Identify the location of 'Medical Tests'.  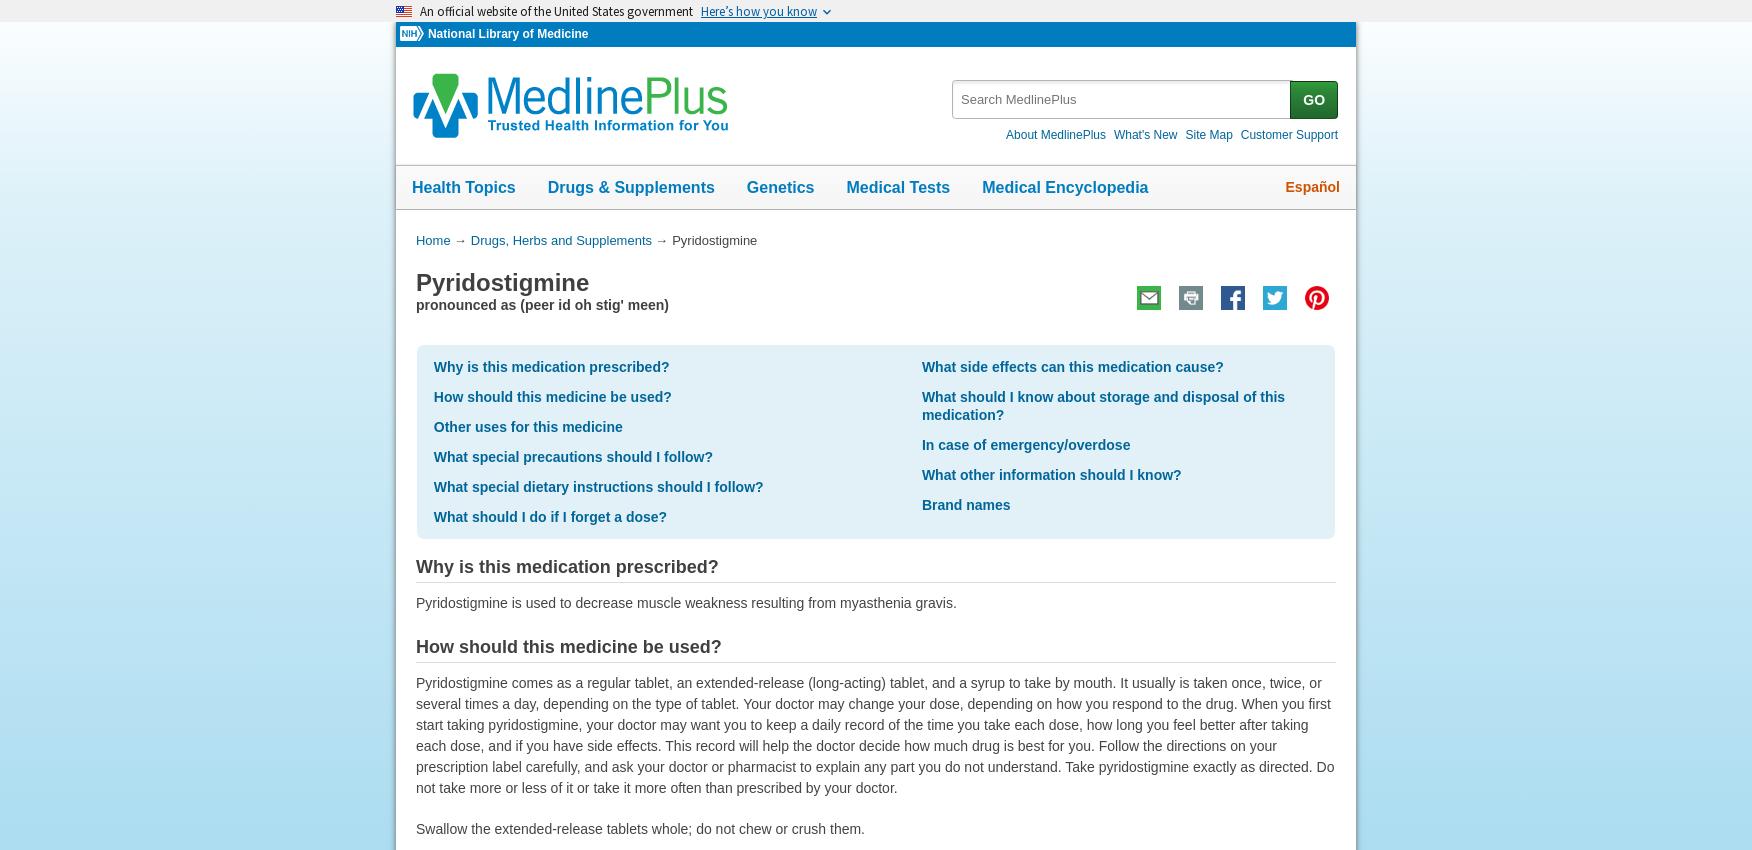
(898, 185).